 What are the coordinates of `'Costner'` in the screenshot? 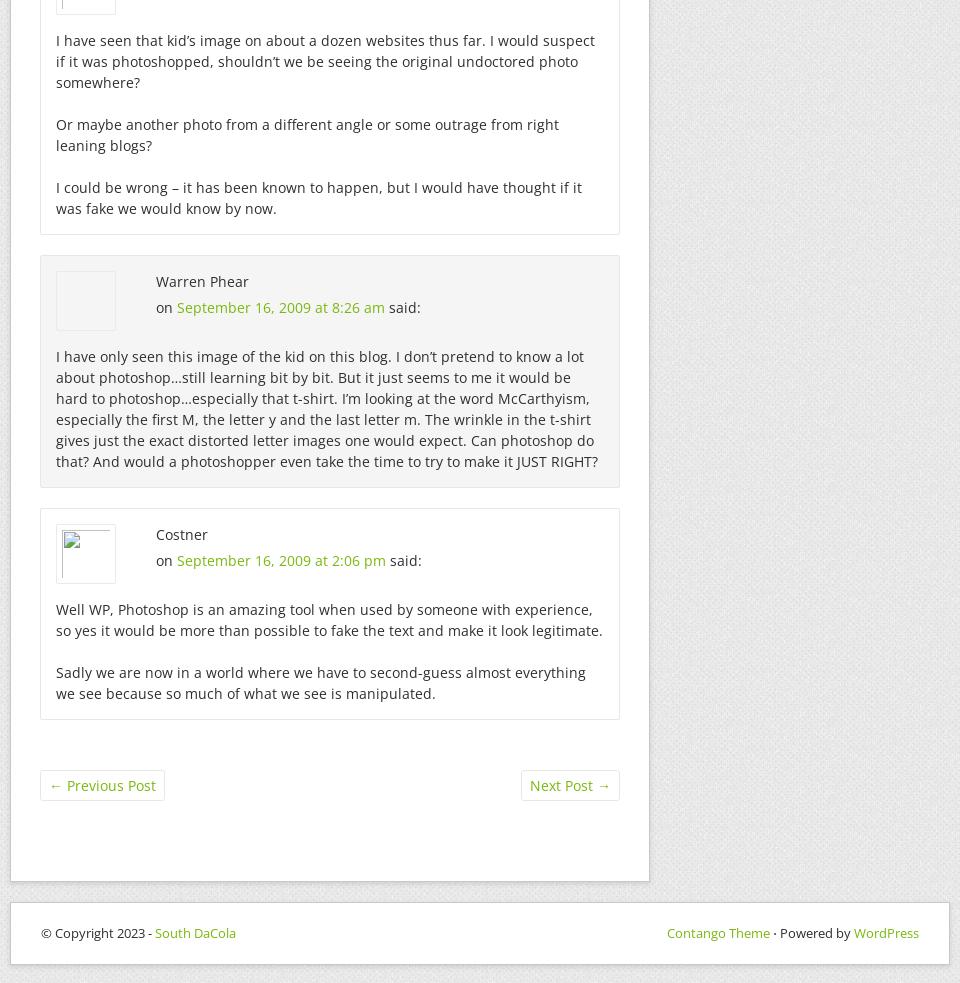 It's located at (182, 534).